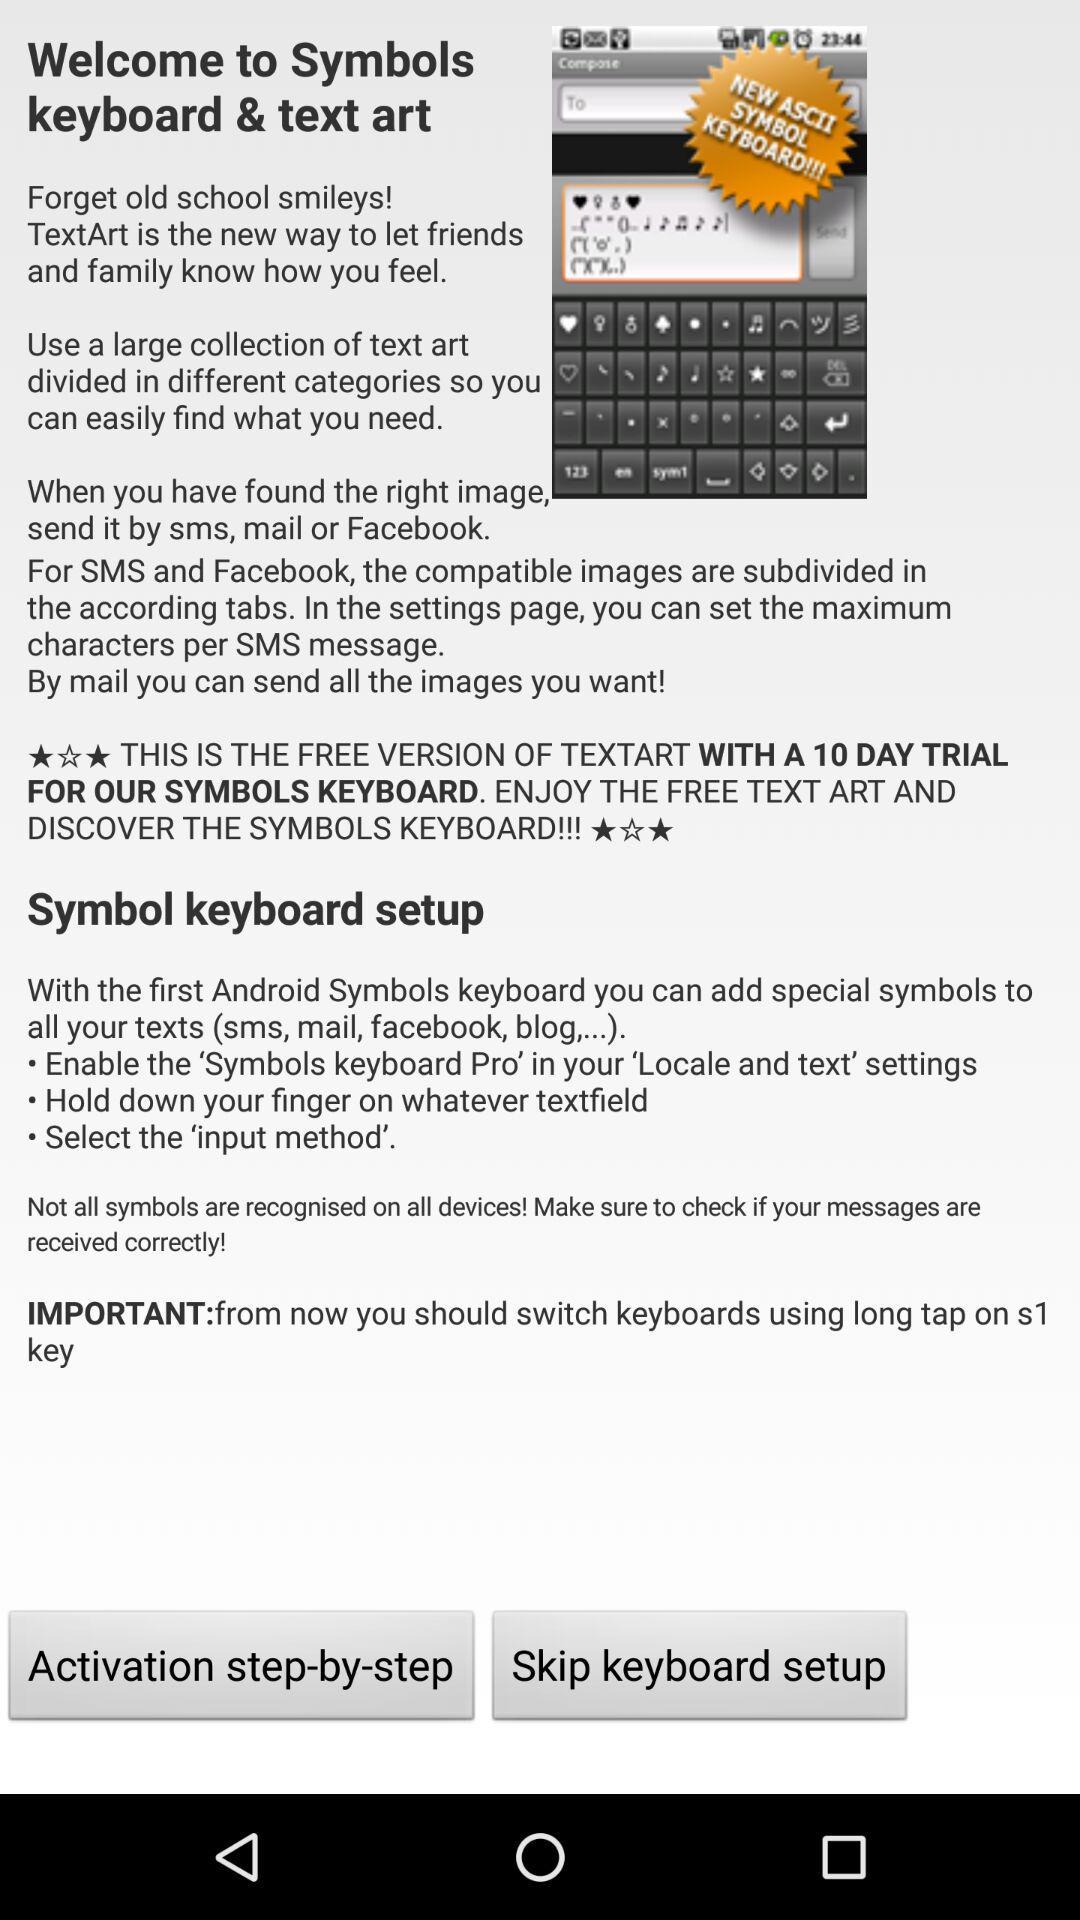 Image resolution: width=1080 pixels, height=1920 pixels. What do you see at coordinates (699, 1670) in the screenshot?
I see `button next to the activation step by item` at bounding box center [699, 1670].